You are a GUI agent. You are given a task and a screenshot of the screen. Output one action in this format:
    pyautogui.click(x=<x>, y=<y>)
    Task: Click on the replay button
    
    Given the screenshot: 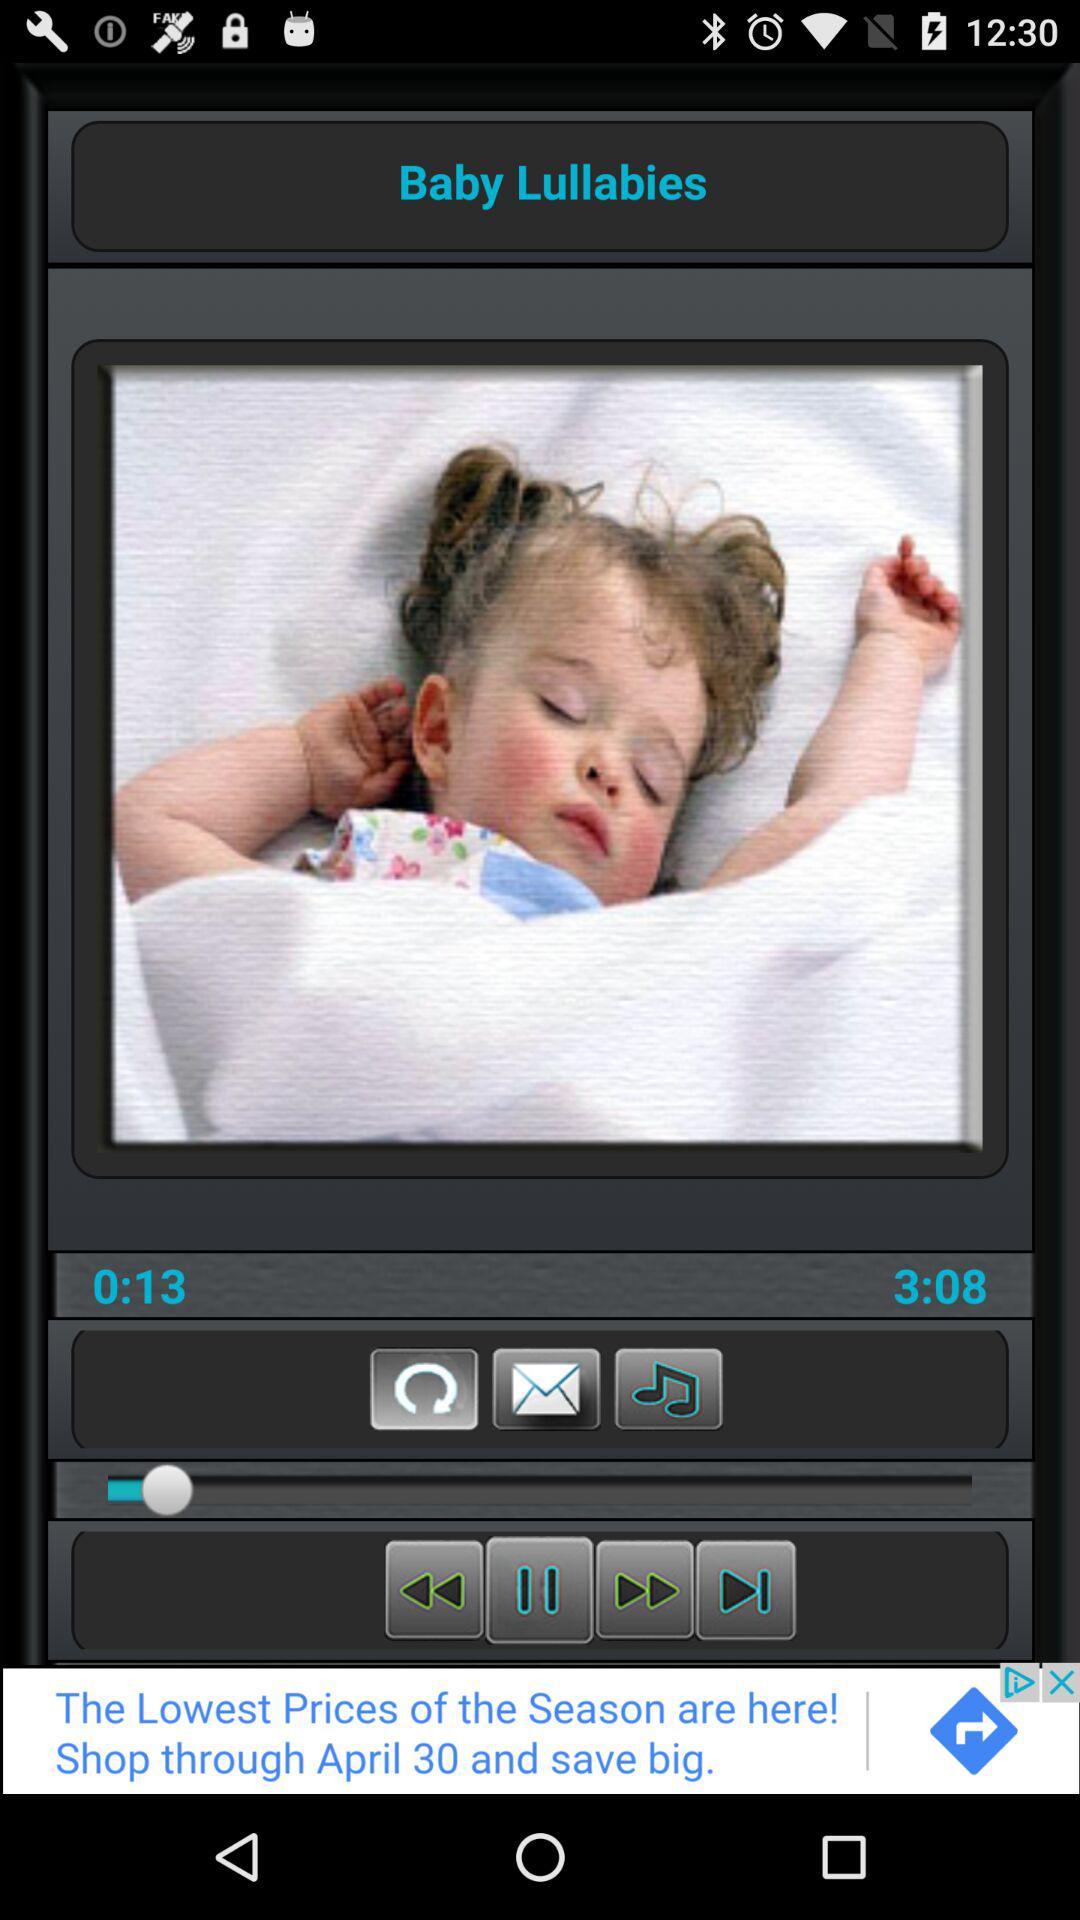 What is the action you would take?
    pyautogui.click(x=423, y=1387)
    